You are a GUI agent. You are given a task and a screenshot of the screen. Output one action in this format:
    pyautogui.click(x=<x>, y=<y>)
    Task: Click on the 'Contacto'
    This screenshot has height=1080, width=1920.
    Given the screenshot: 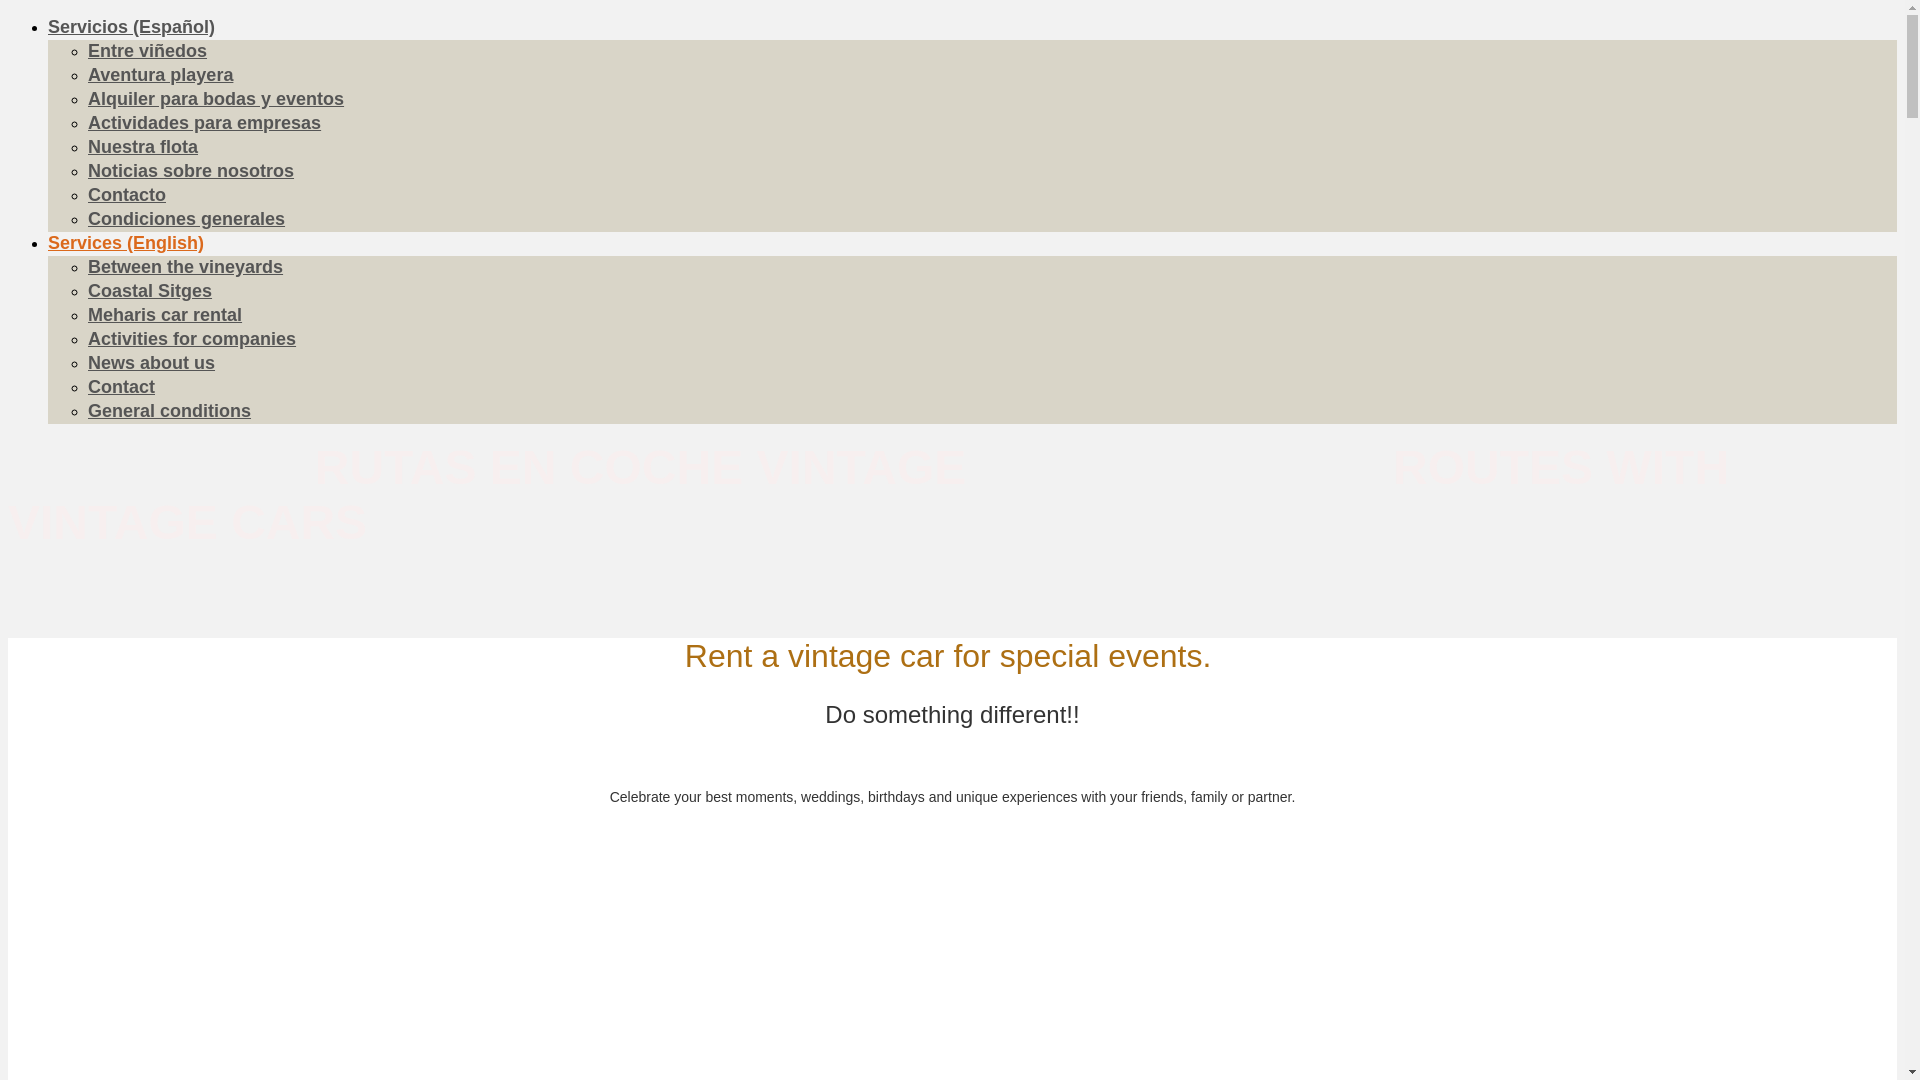 What is the action you would take?
    pyautogui.click(x=125, y=195)
    